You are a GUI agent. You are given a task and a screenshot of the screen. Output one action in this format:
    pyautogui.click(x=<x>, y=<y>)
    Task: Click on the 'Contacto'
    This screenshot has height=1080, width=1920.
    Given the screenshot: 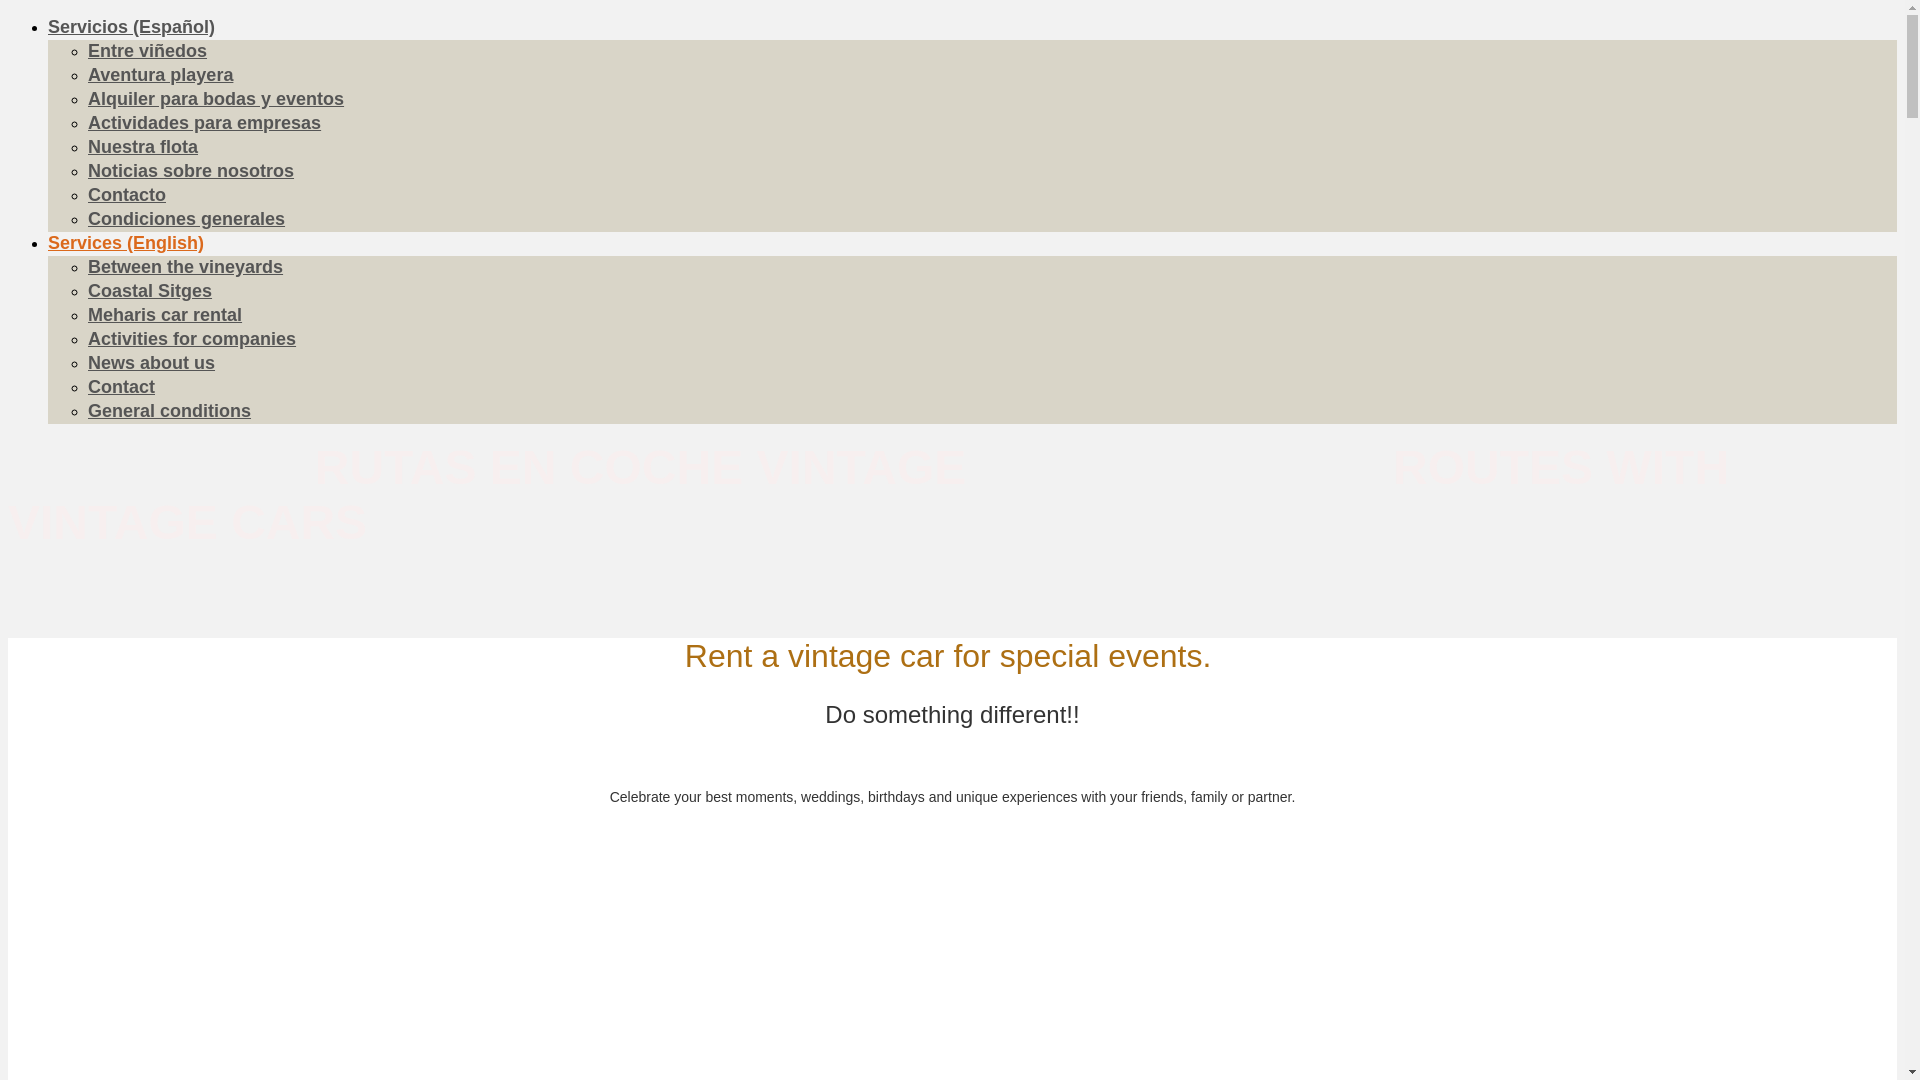 What is the action you would take?
    pyautogui.click(x=125, y=195)
    